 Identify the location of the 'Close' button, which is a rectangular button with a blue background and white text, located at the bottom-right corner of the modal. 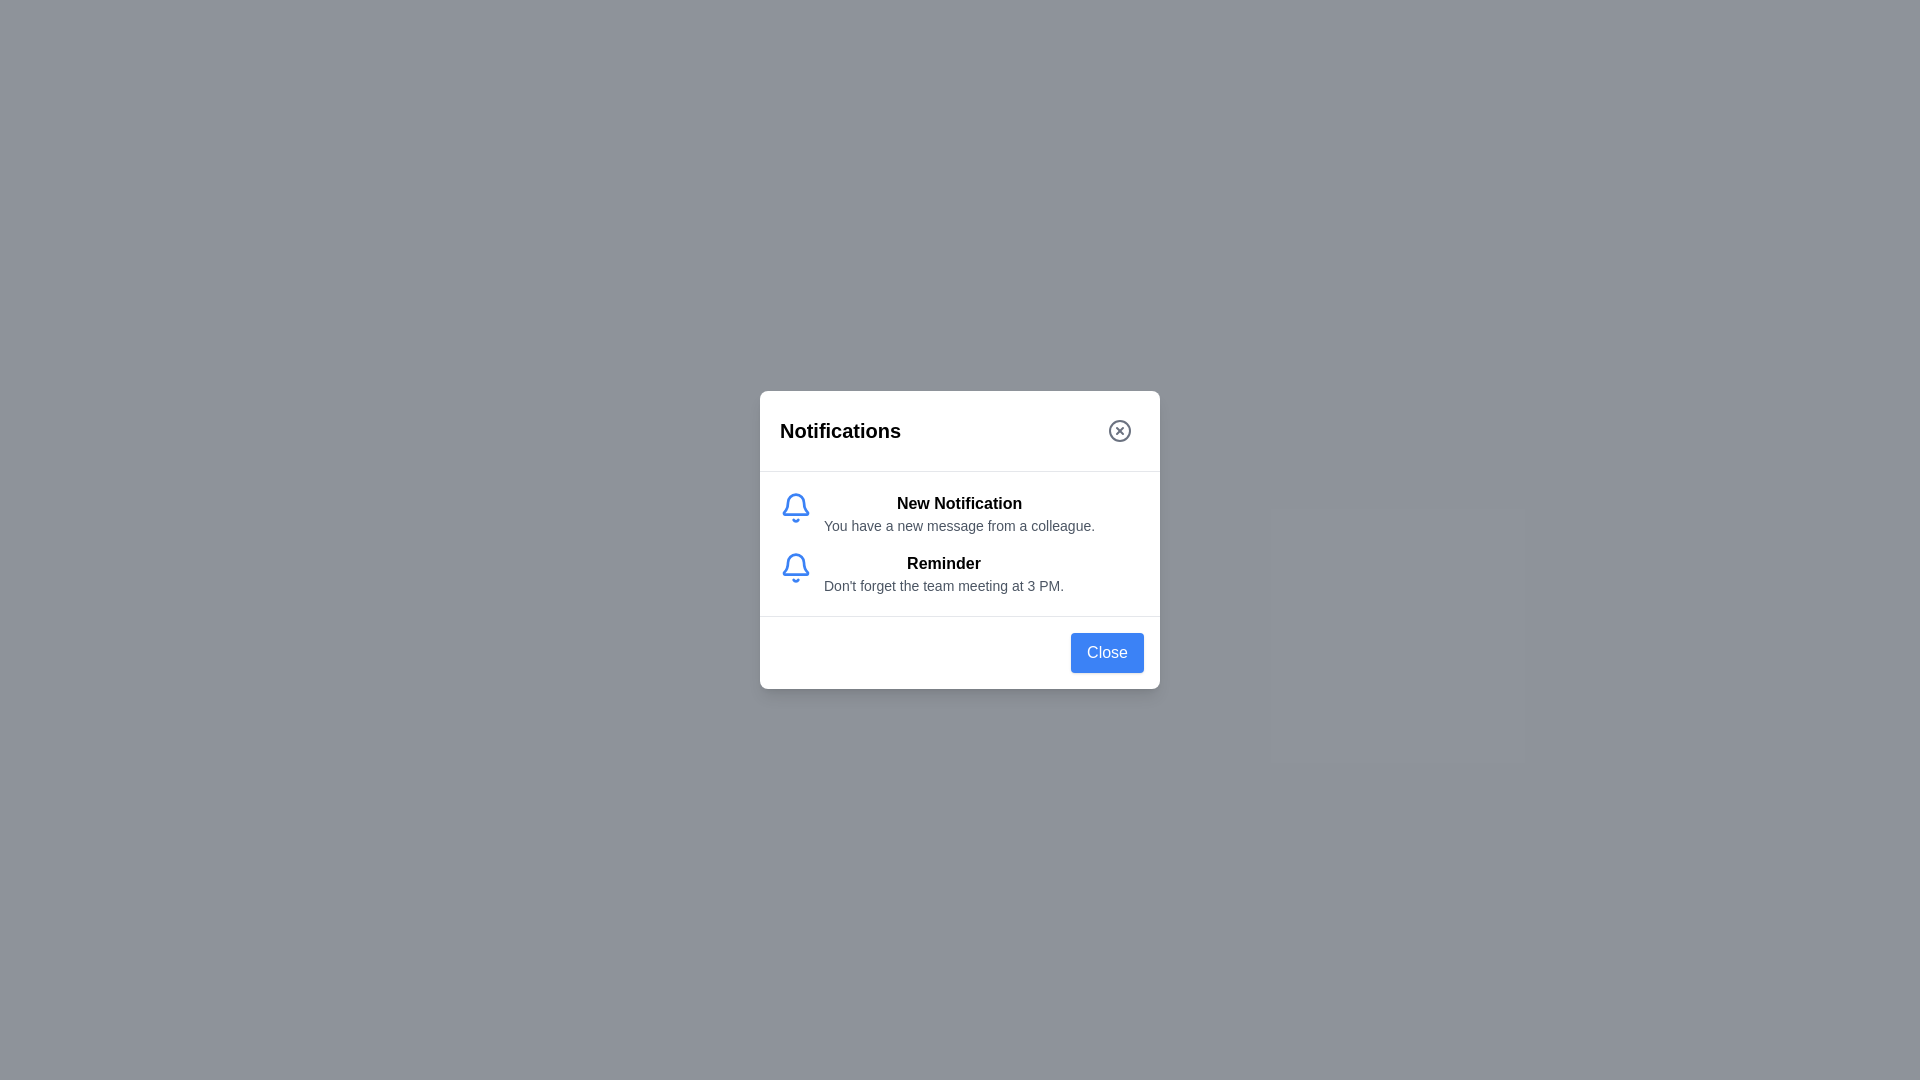
(1106, 652).